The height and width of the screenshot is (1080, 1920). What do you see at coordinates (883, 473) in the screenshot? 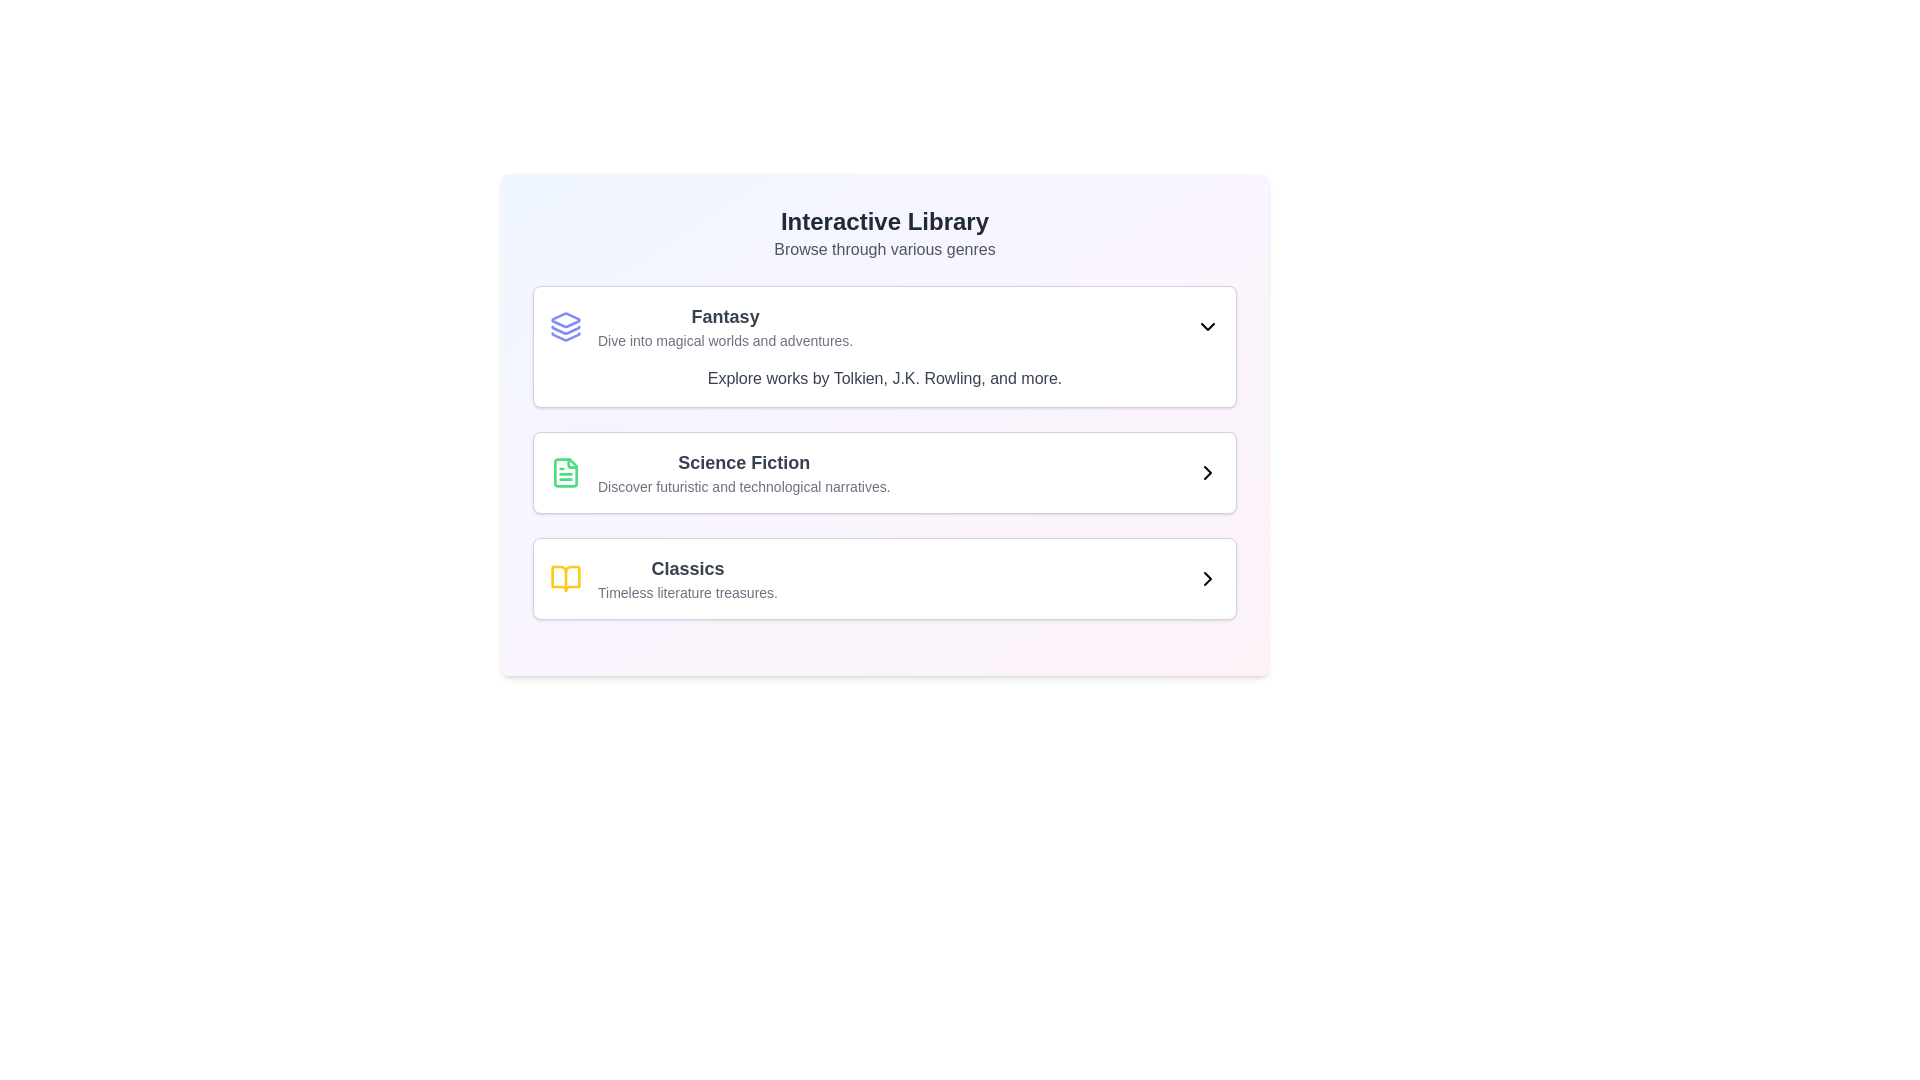
I see `the second list item in the genre categories` at bounding box center [883, 473].